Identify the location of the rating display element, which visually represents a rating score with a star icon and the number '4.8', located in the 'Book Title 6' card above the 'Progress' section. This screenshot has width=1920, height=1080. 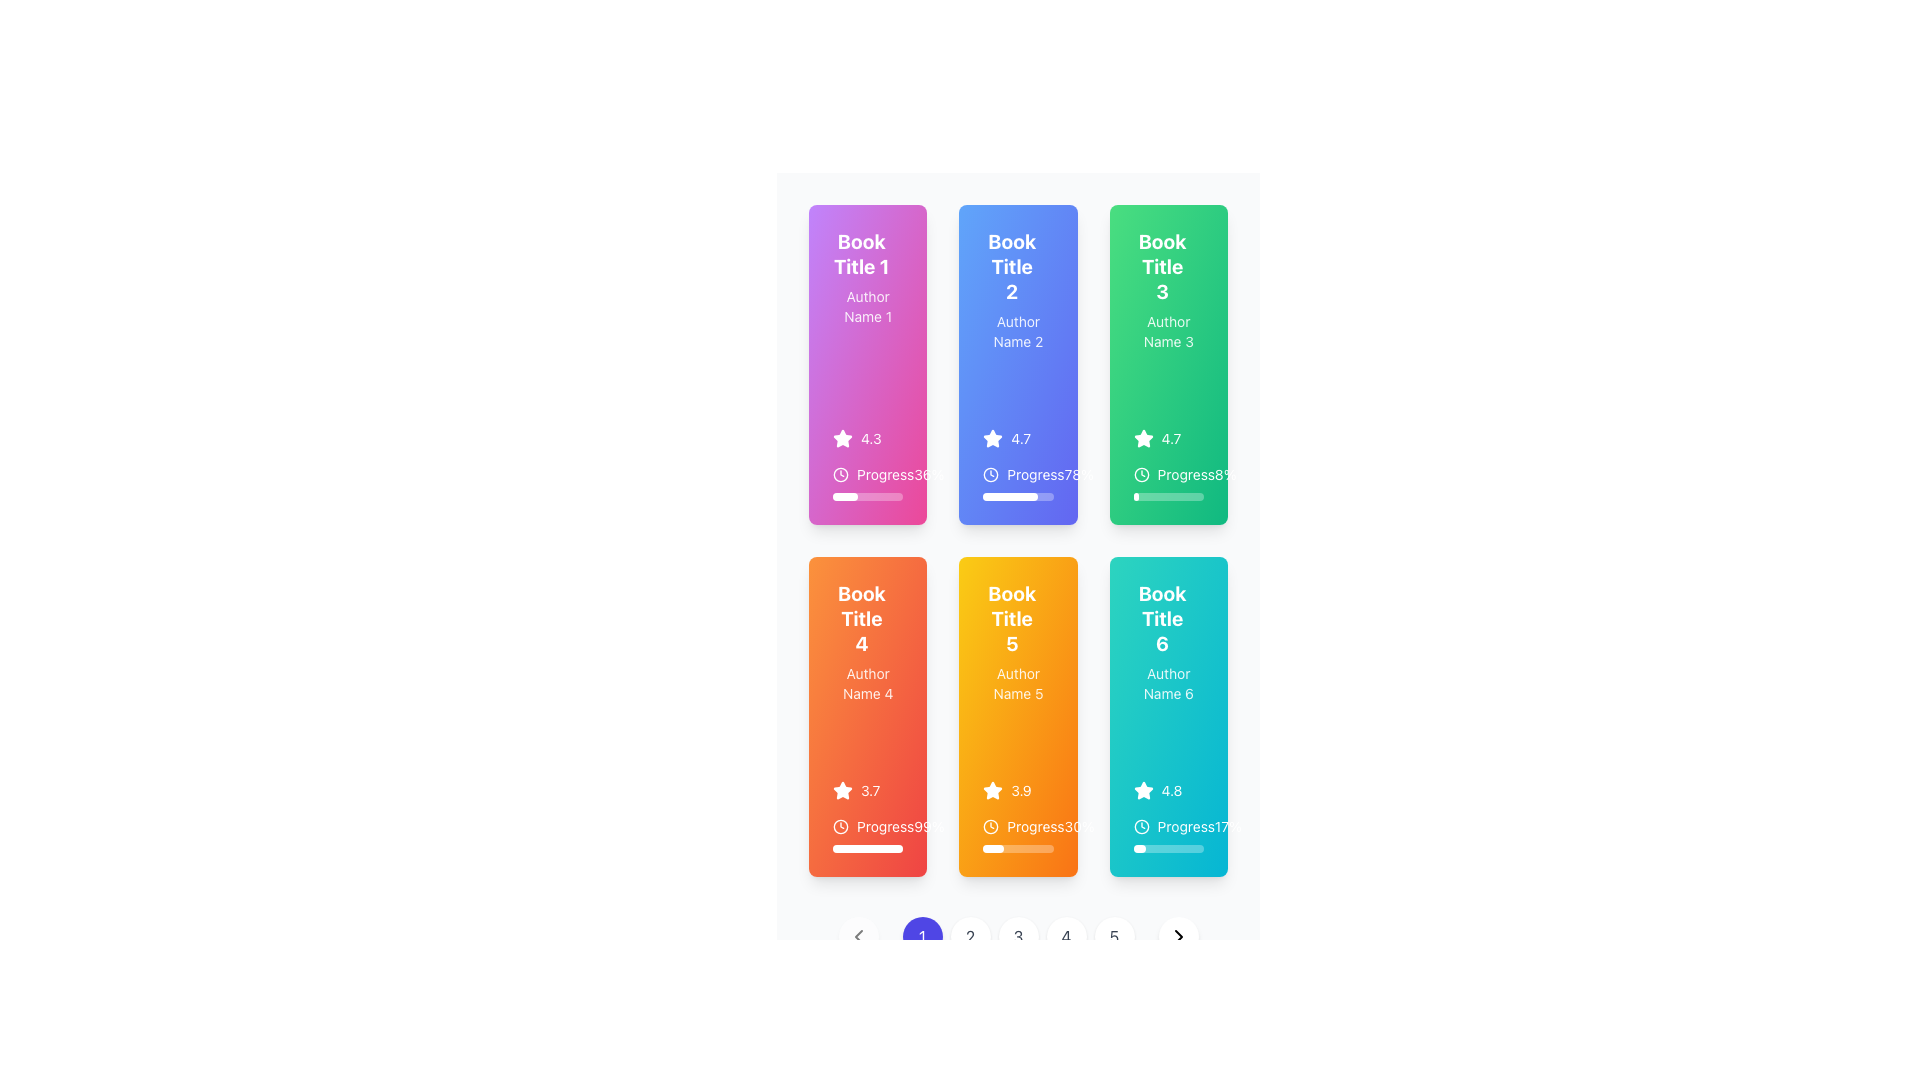
(1168, 789).